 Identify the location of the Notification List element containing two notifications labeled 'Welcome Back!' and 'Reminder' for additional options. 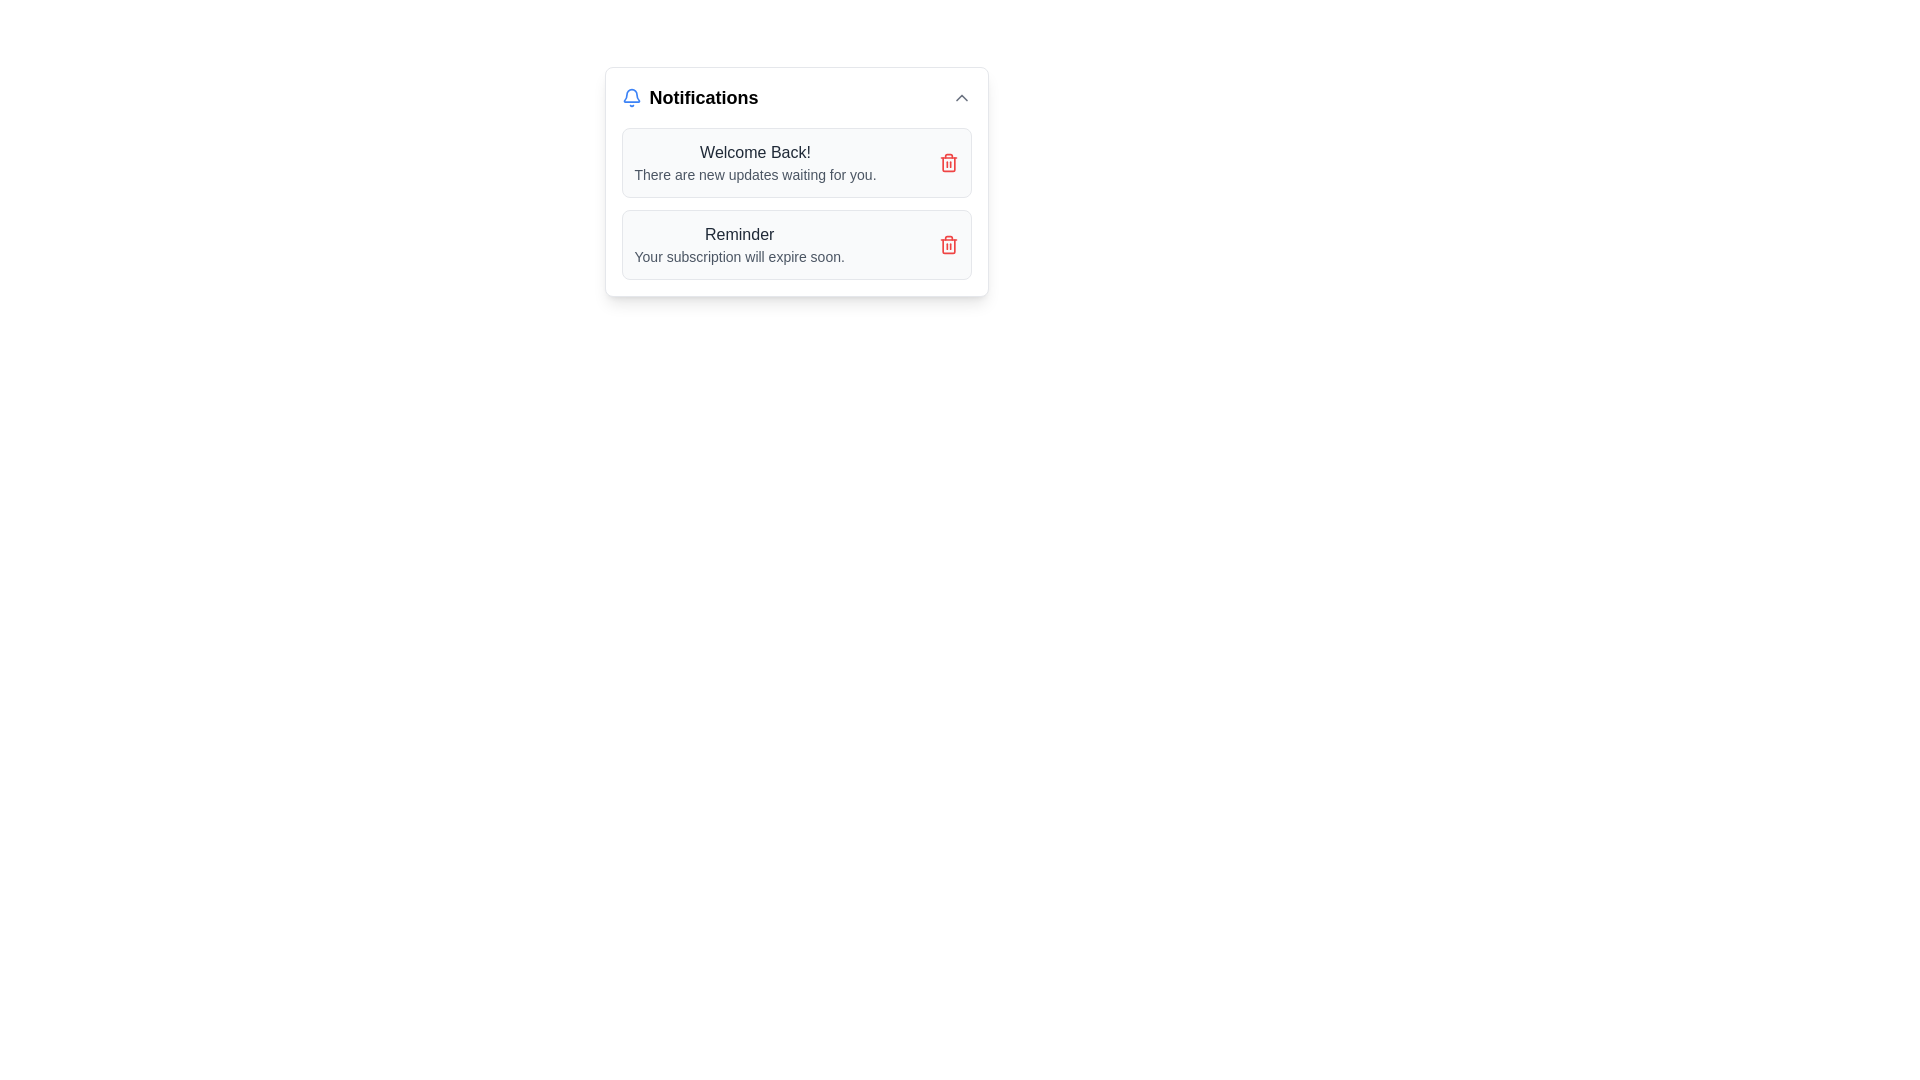
(795, 204).